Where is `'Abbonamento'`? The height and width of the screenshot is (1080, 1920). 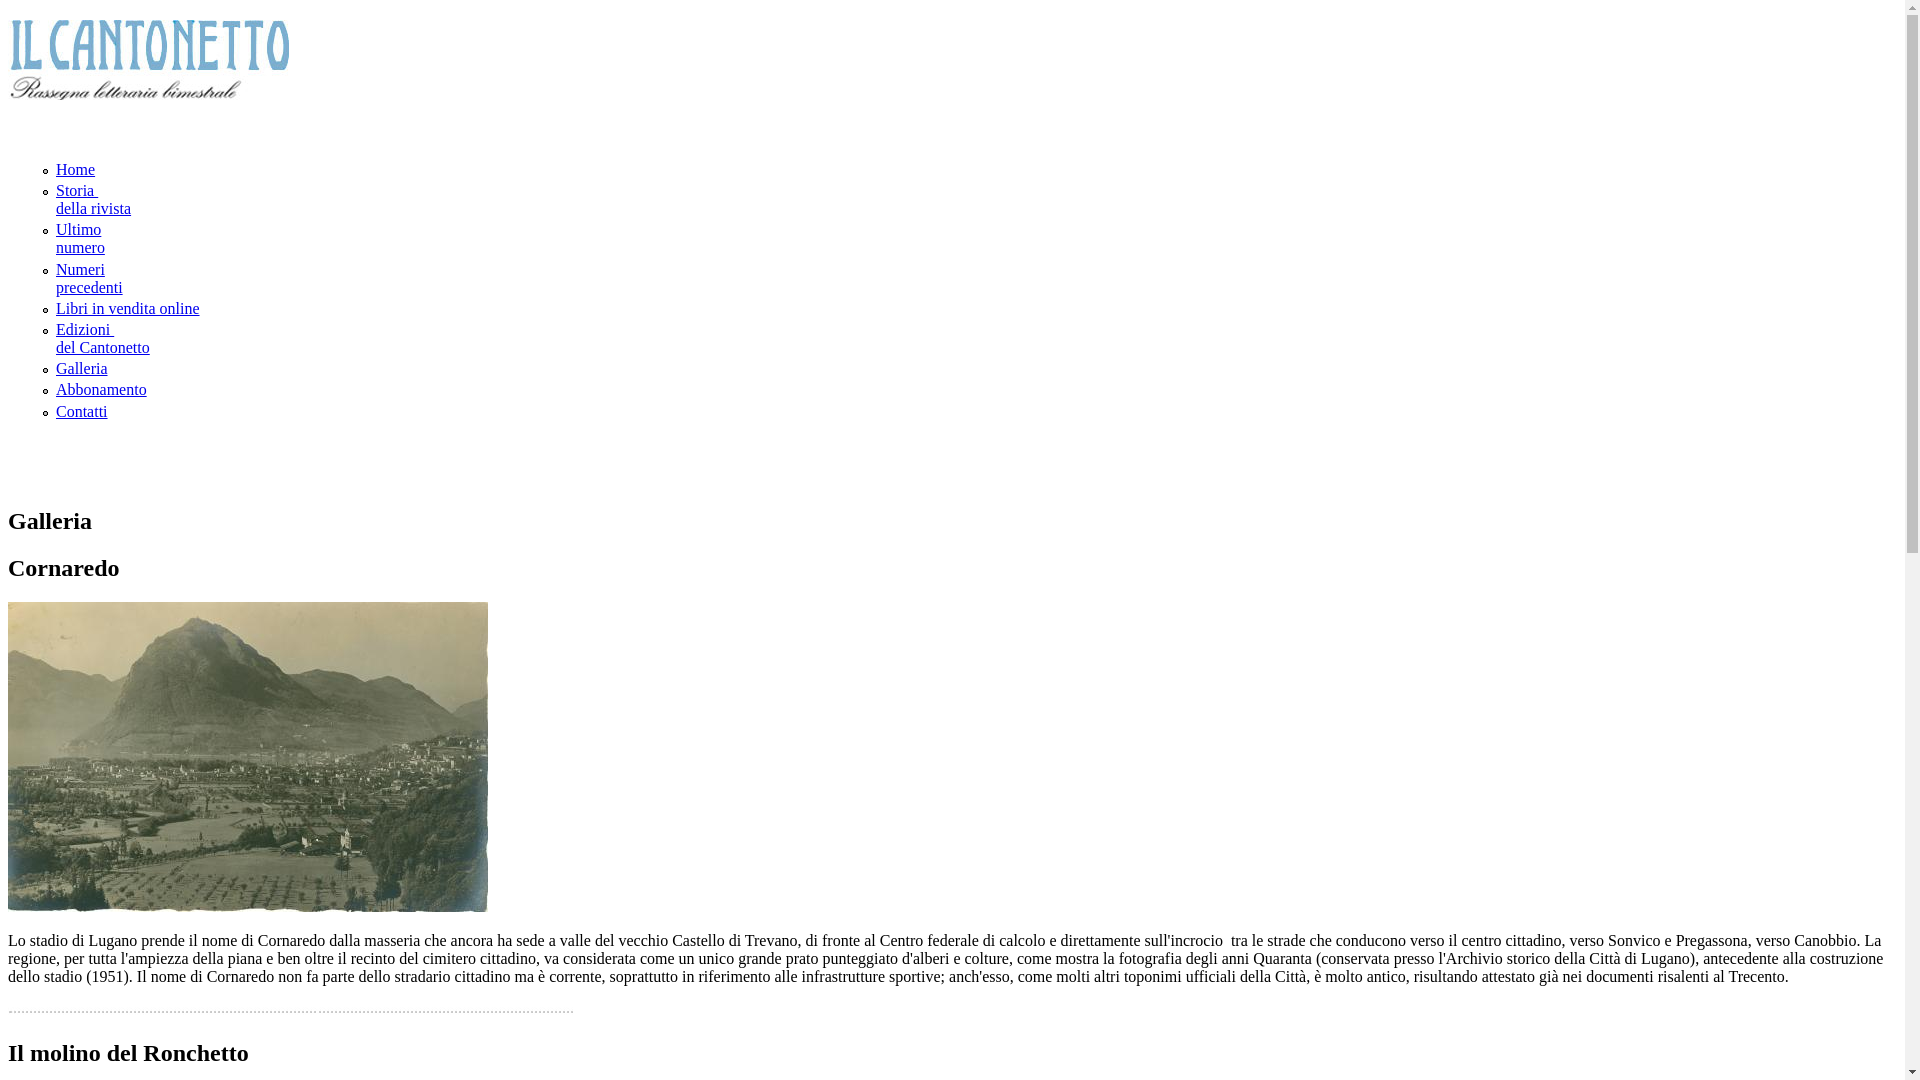 'Abbonamento' is located at coordinates (100, 389).